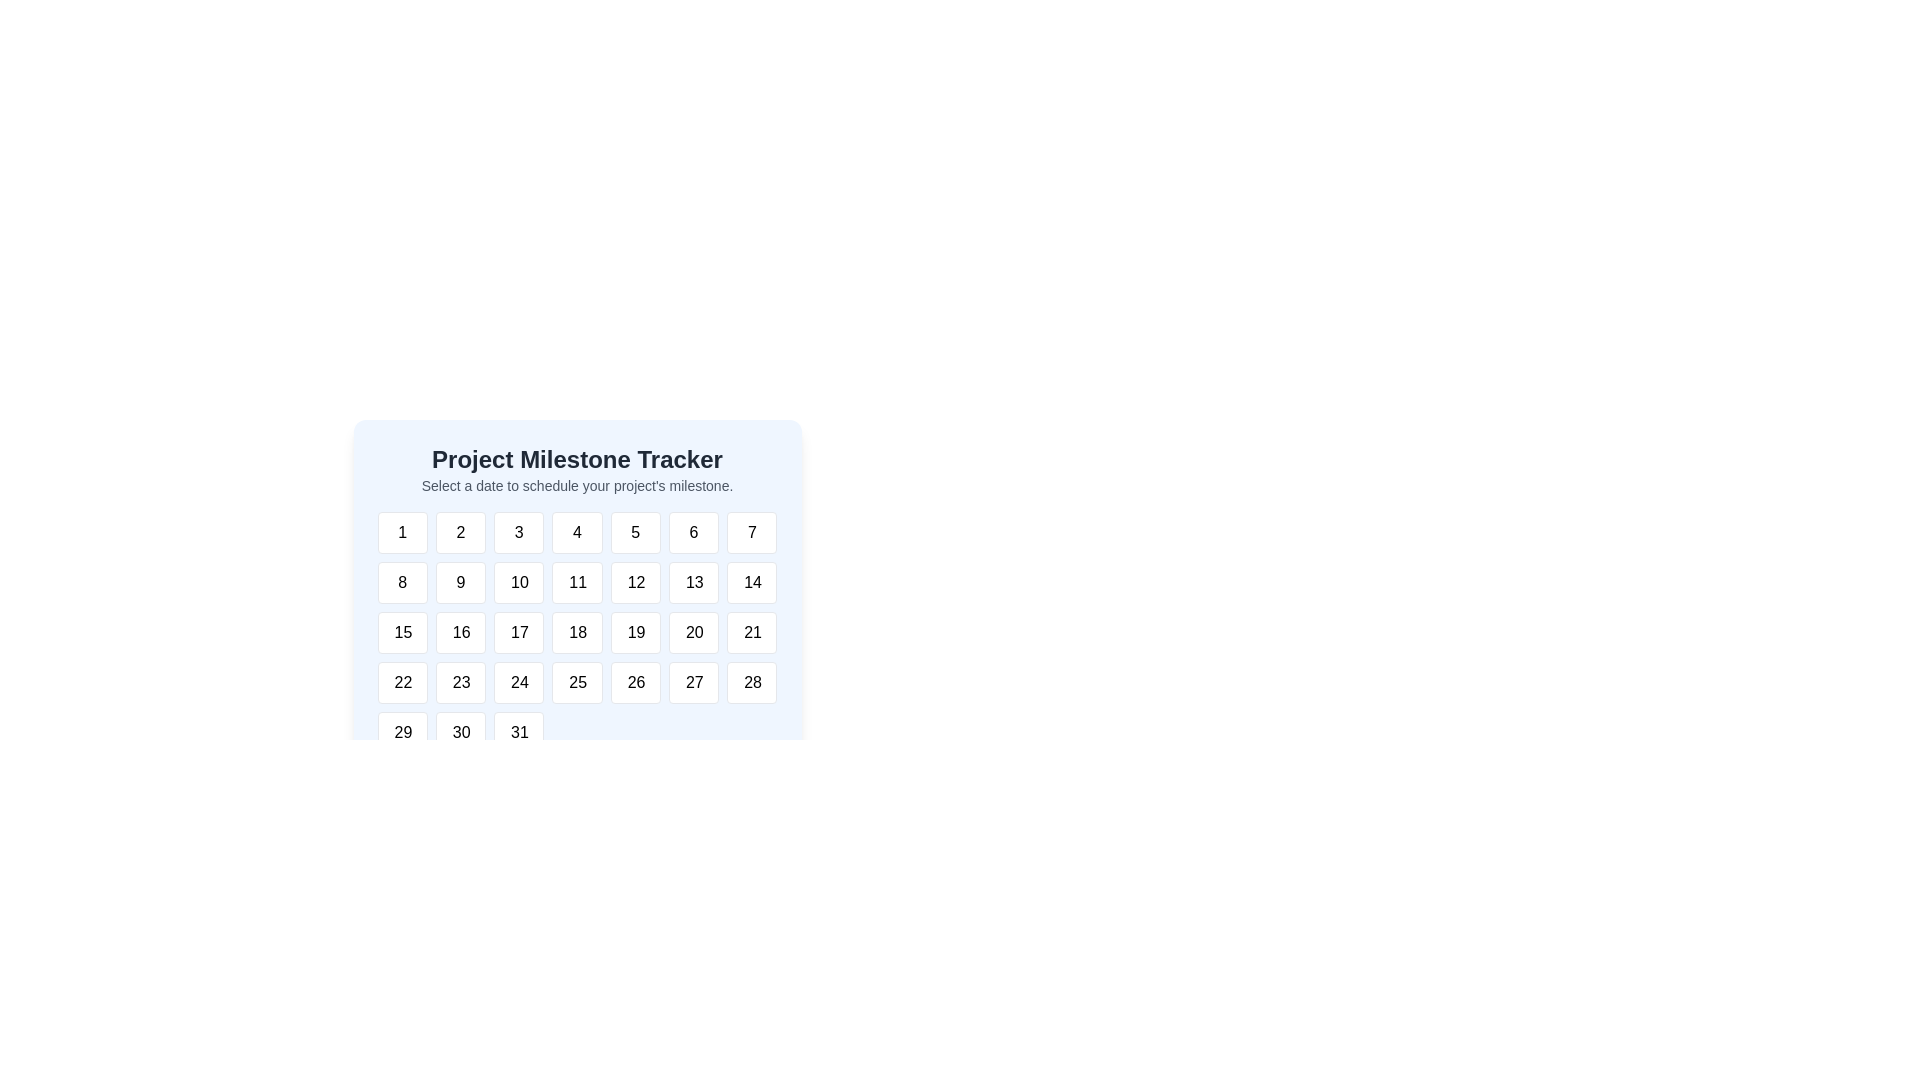 The image size is (1920, 1080). What do you see at coordinates (751, 582) in the screenshot?
I see `the button with the number '14' which is styled with a white background and gray border` at bounding box center [751, 582].